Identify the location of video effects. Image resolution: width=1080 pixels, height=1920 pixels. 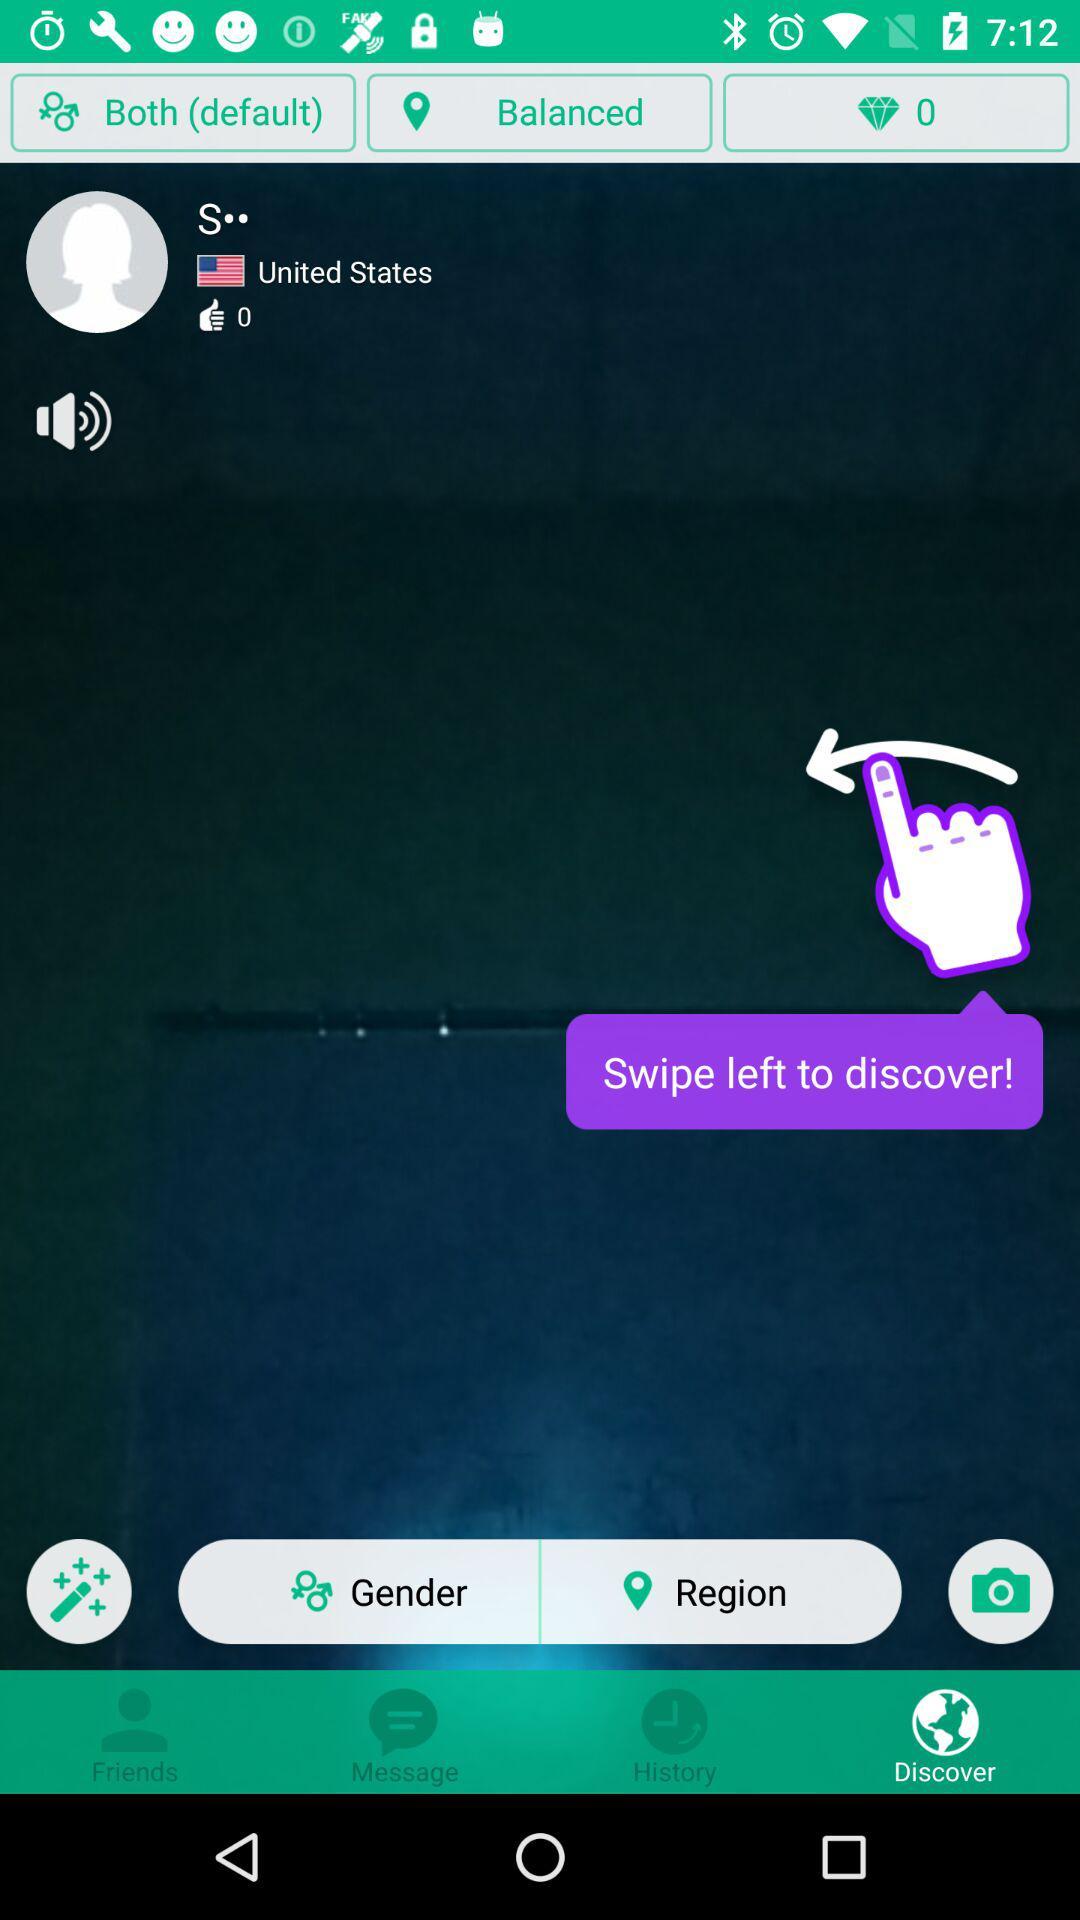
(78, 1604).